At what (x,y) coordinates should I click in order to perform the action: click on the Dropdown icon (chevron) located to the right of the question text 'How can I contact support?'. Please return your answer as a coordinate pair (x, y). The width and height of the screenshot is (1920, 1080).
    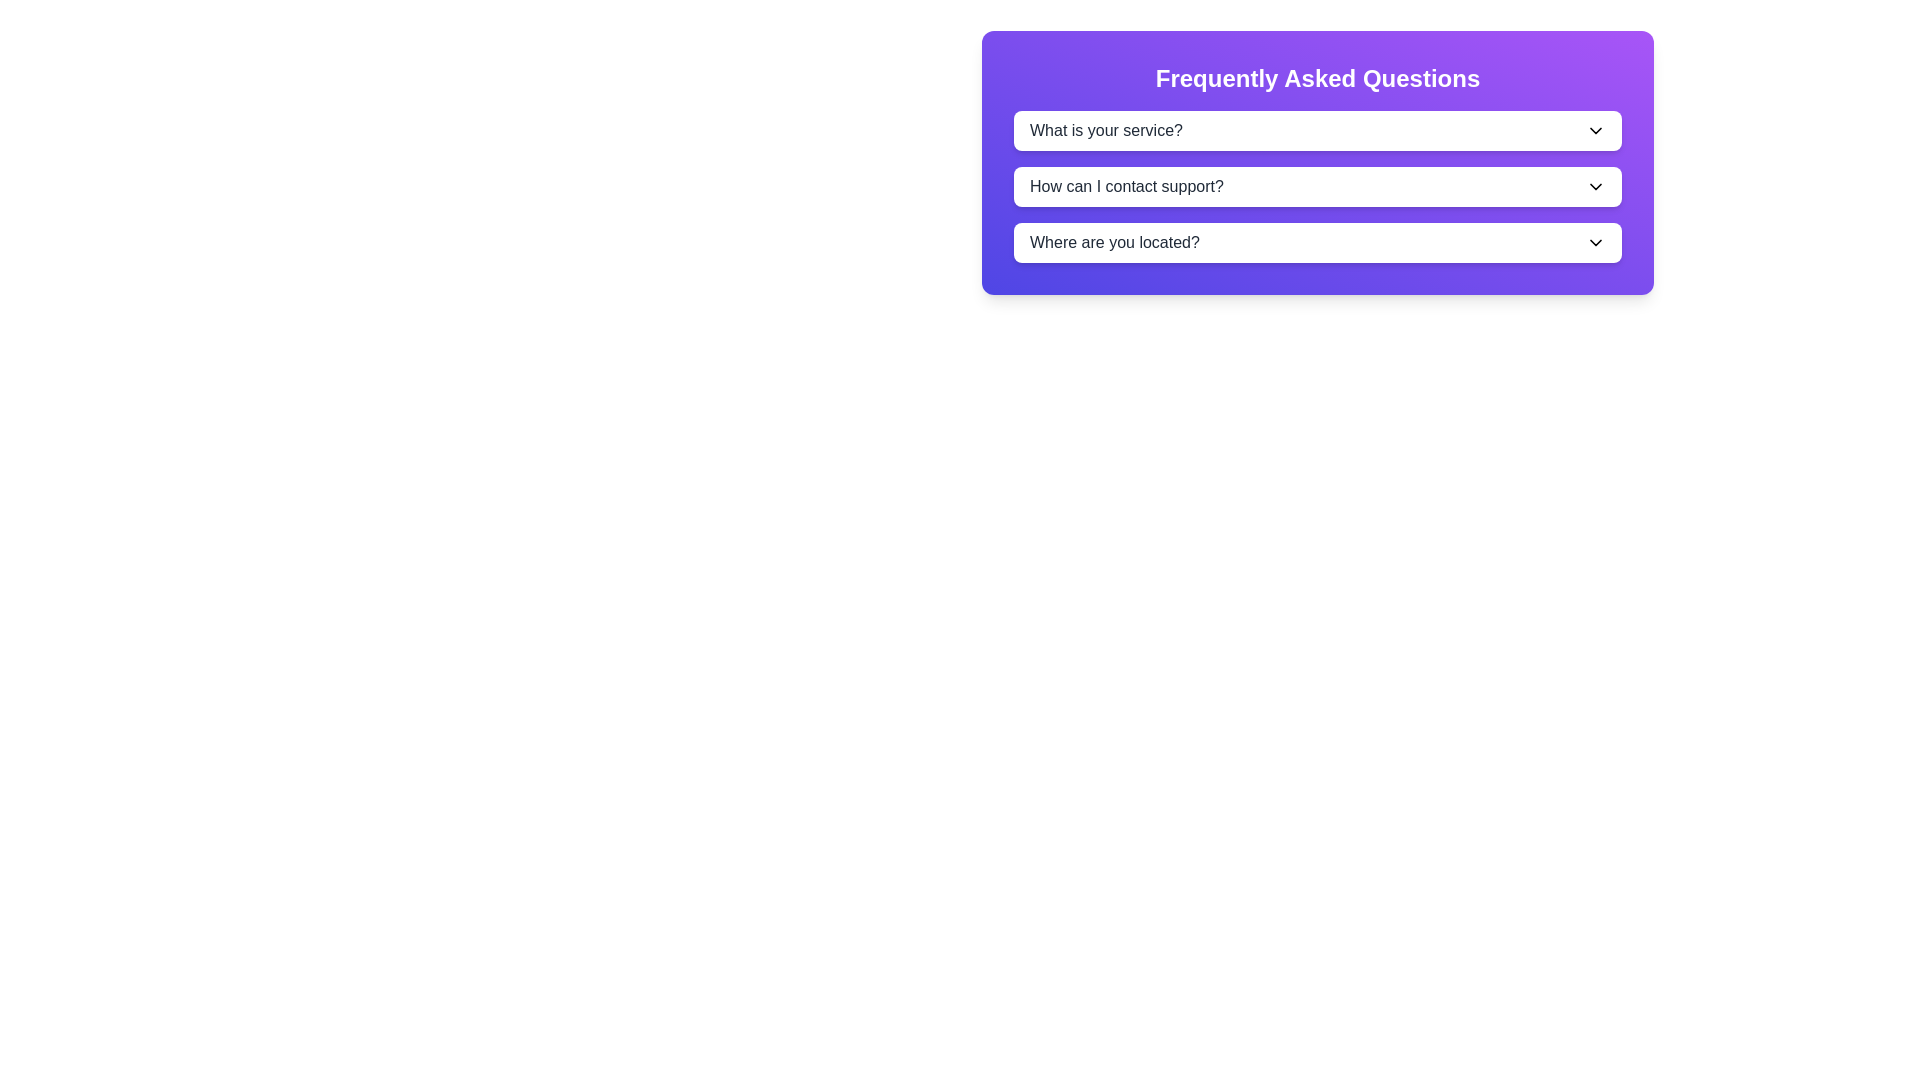
    Looking at the image, I should click on (1595, 186).